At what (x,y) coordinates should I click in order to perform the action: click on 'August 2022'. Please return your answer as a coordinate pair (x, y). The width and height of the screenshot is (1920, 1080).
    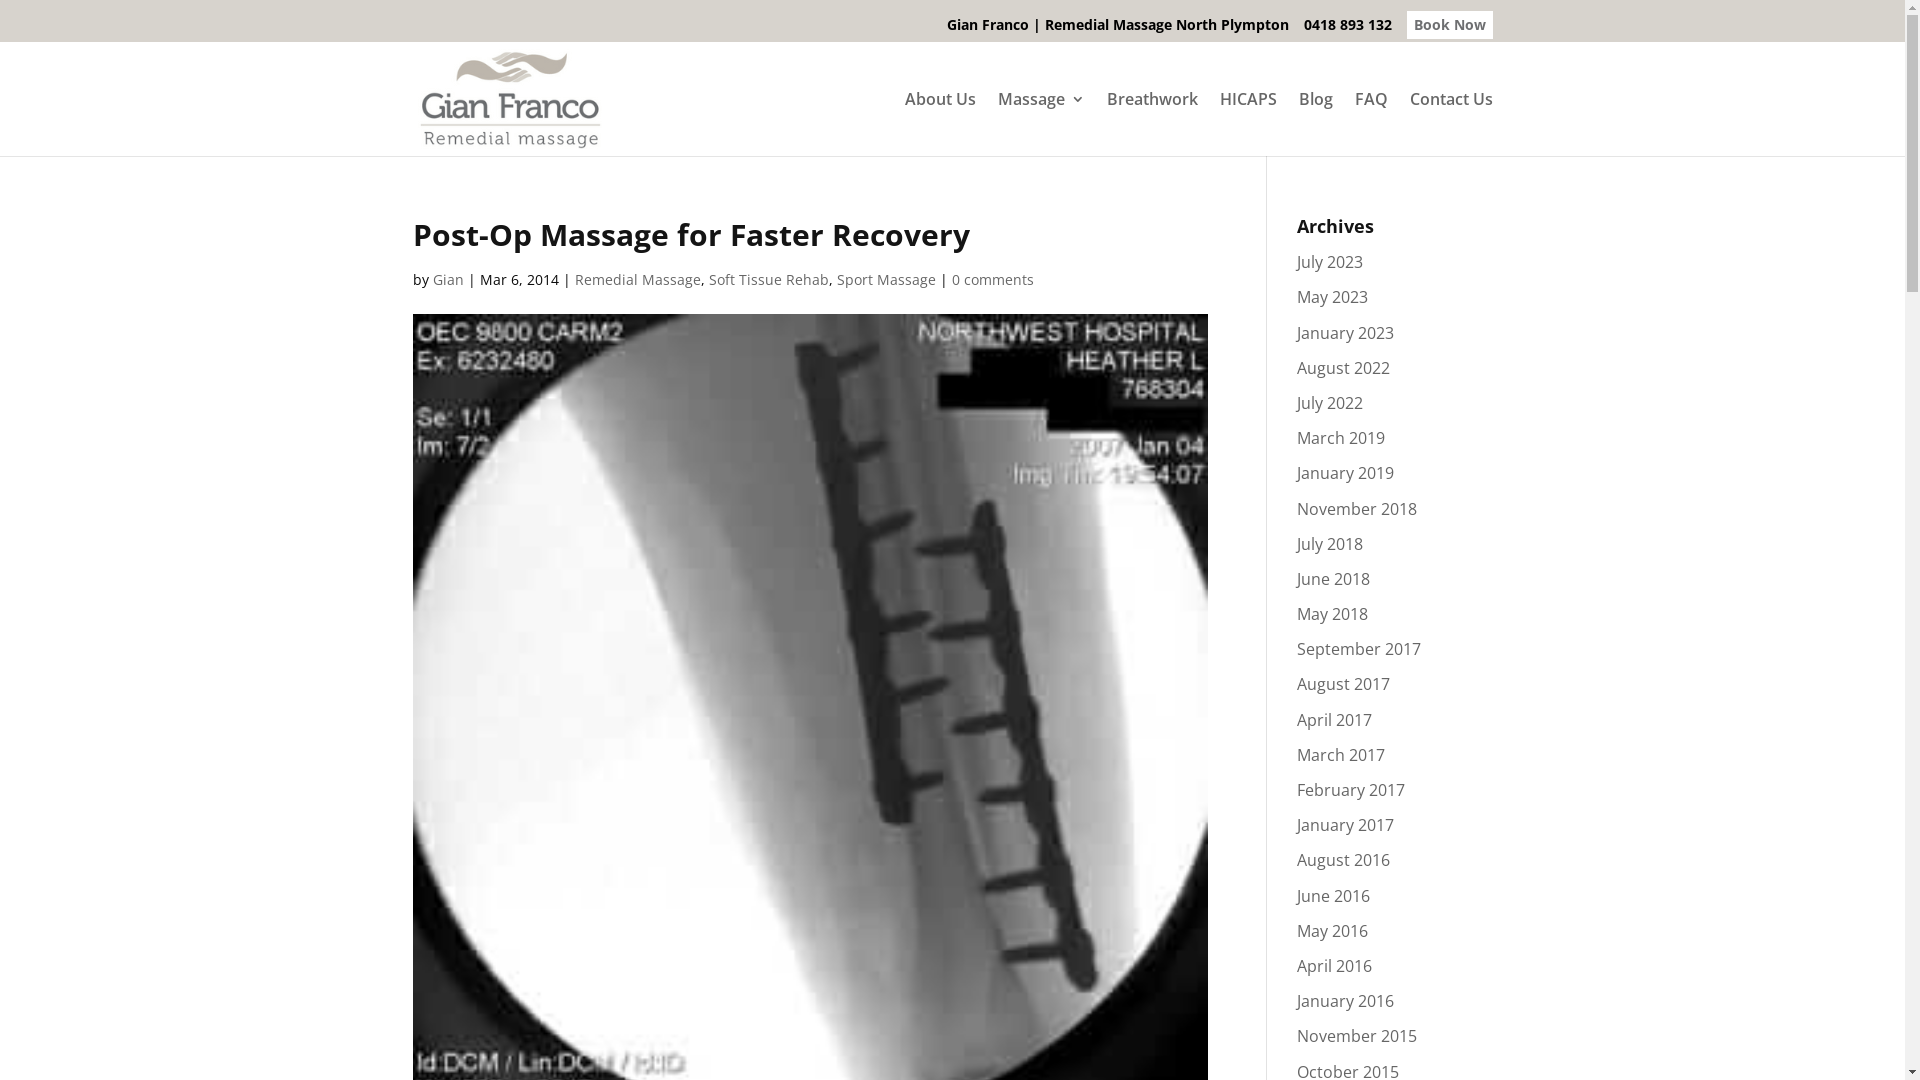
    Looking at the image, I should click on (1296, 367).